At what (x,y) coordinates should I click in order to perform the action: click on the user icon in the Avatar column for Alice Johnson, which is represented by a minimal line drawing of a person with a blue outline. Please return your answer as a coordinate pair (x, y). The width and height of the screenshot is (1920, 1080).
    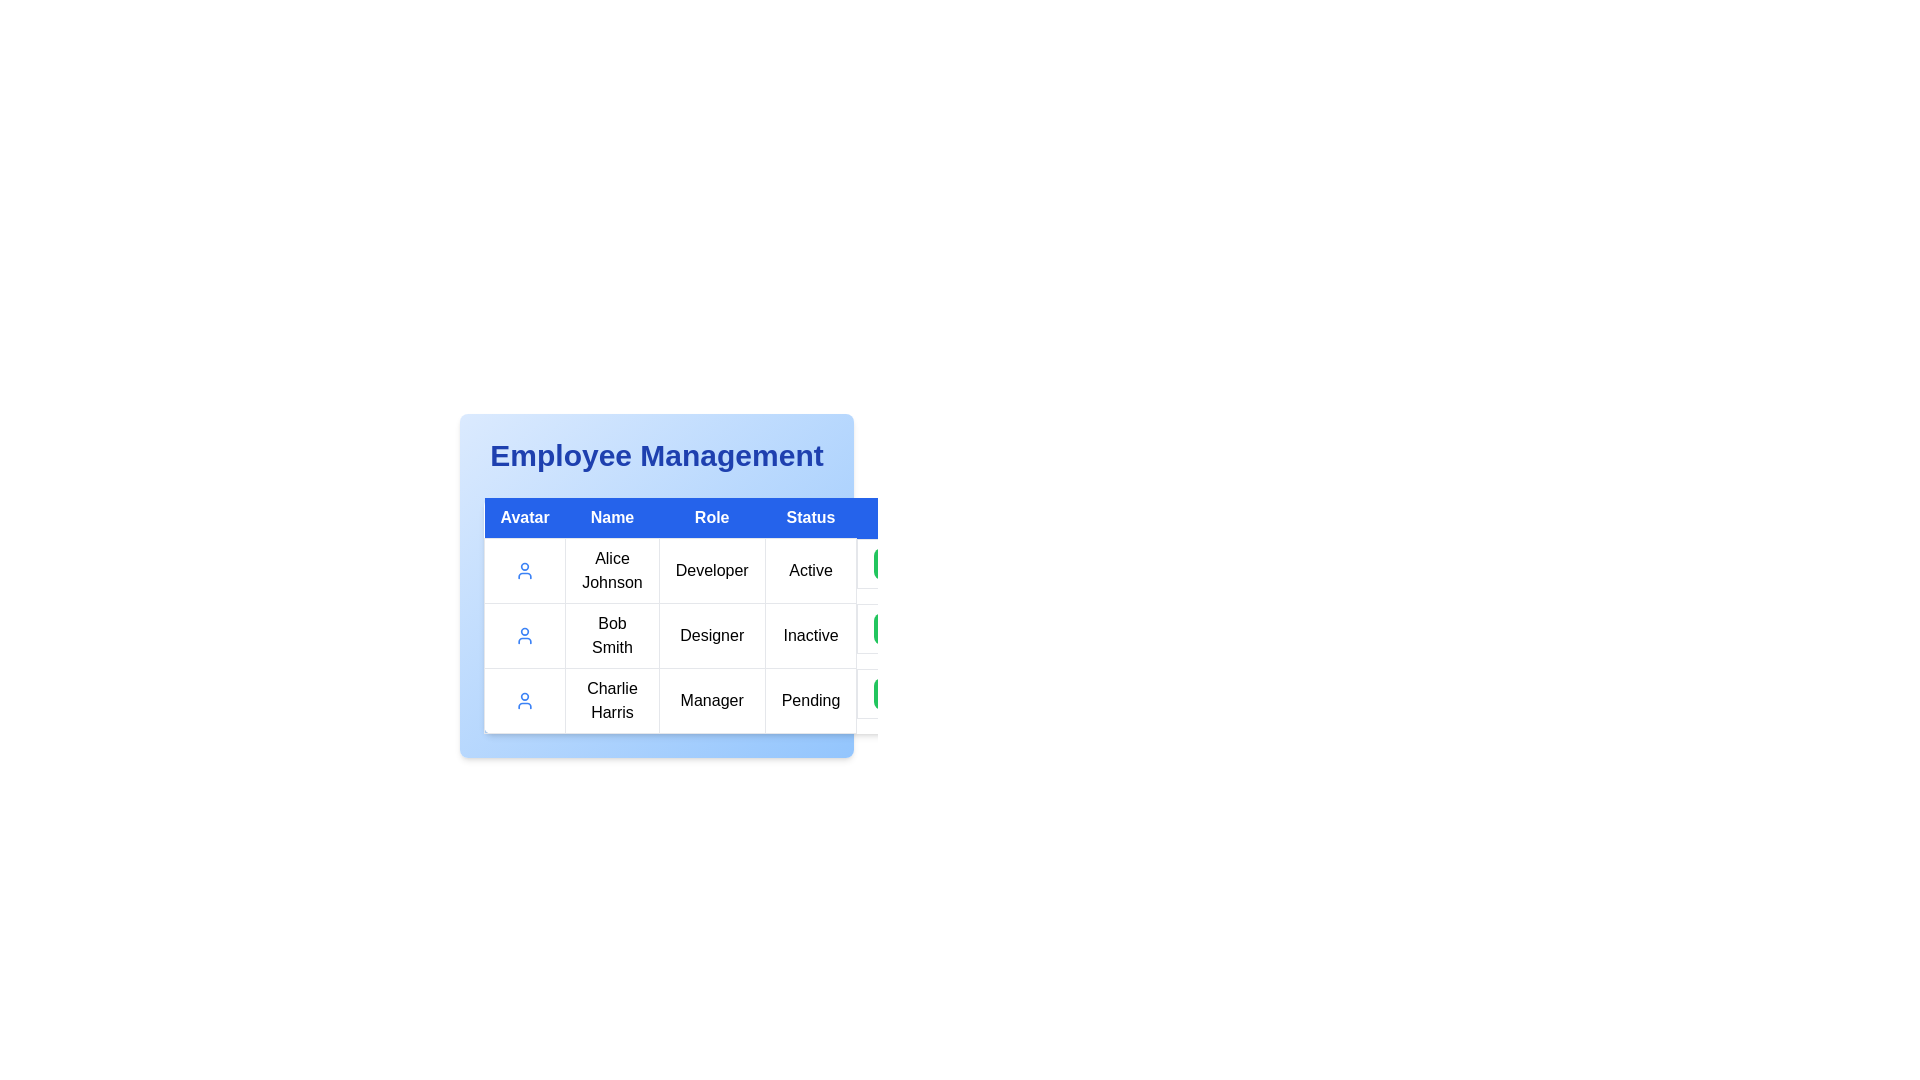
    Looking at the image, I should click on (525, 570).